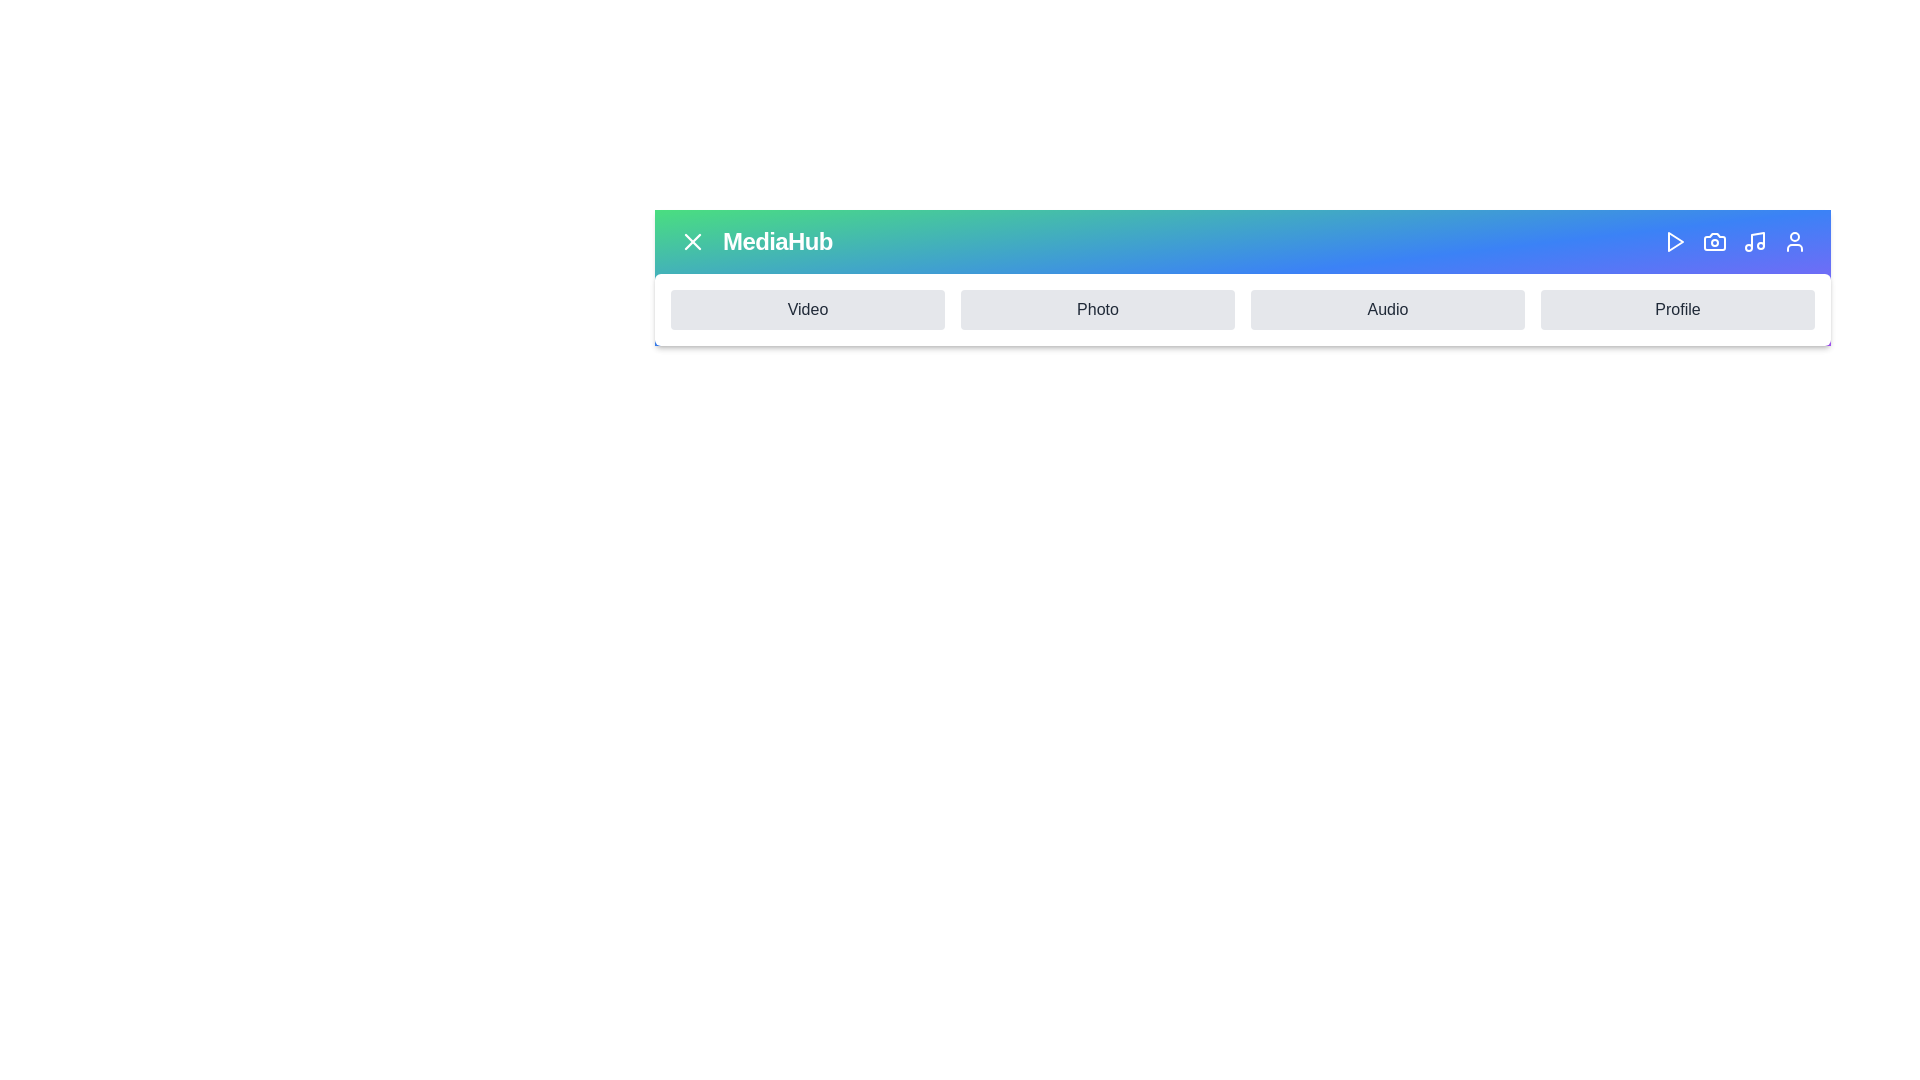  Describe the element at coordinates (1386, 309) in the screenshot. I see `the navigation item Audio by clicking on its respective button` at that location.